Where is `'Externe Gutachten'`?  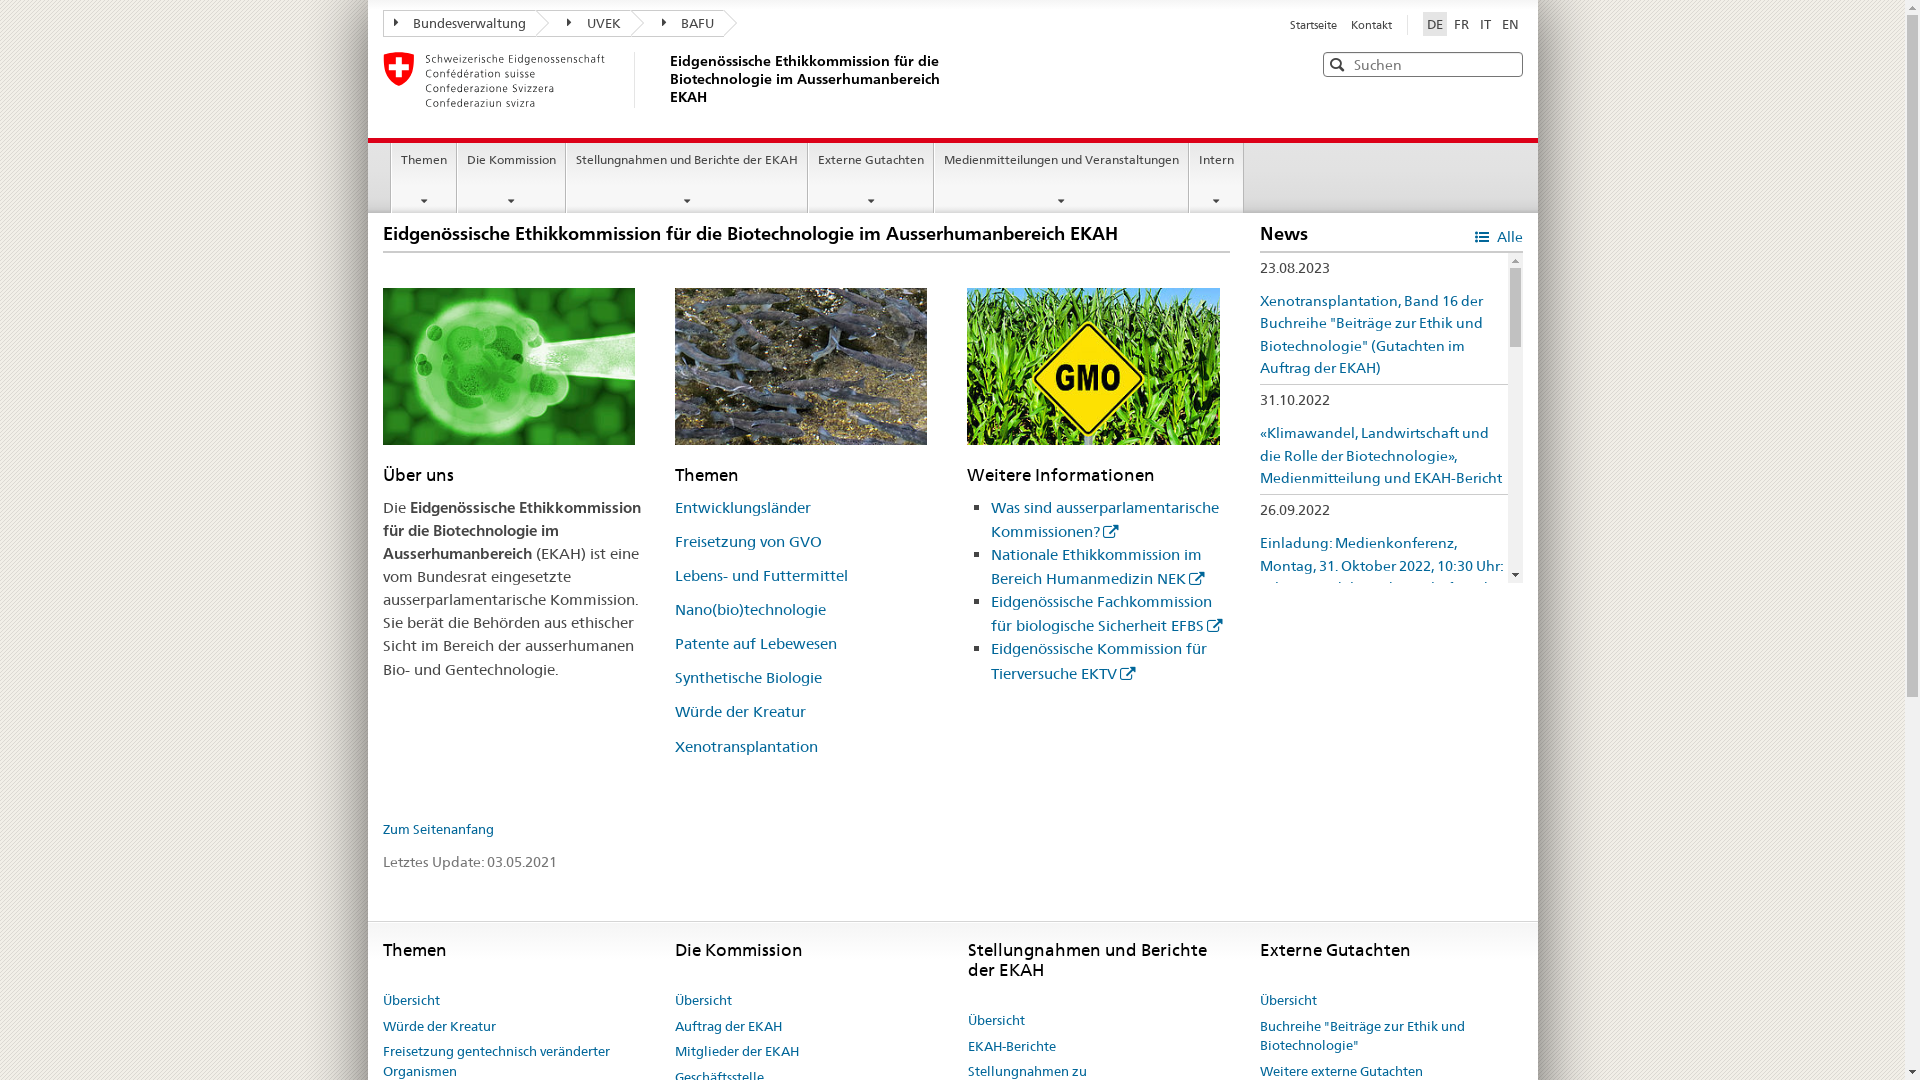
'Externe Gutachten' is located at coordinates (870, 176).